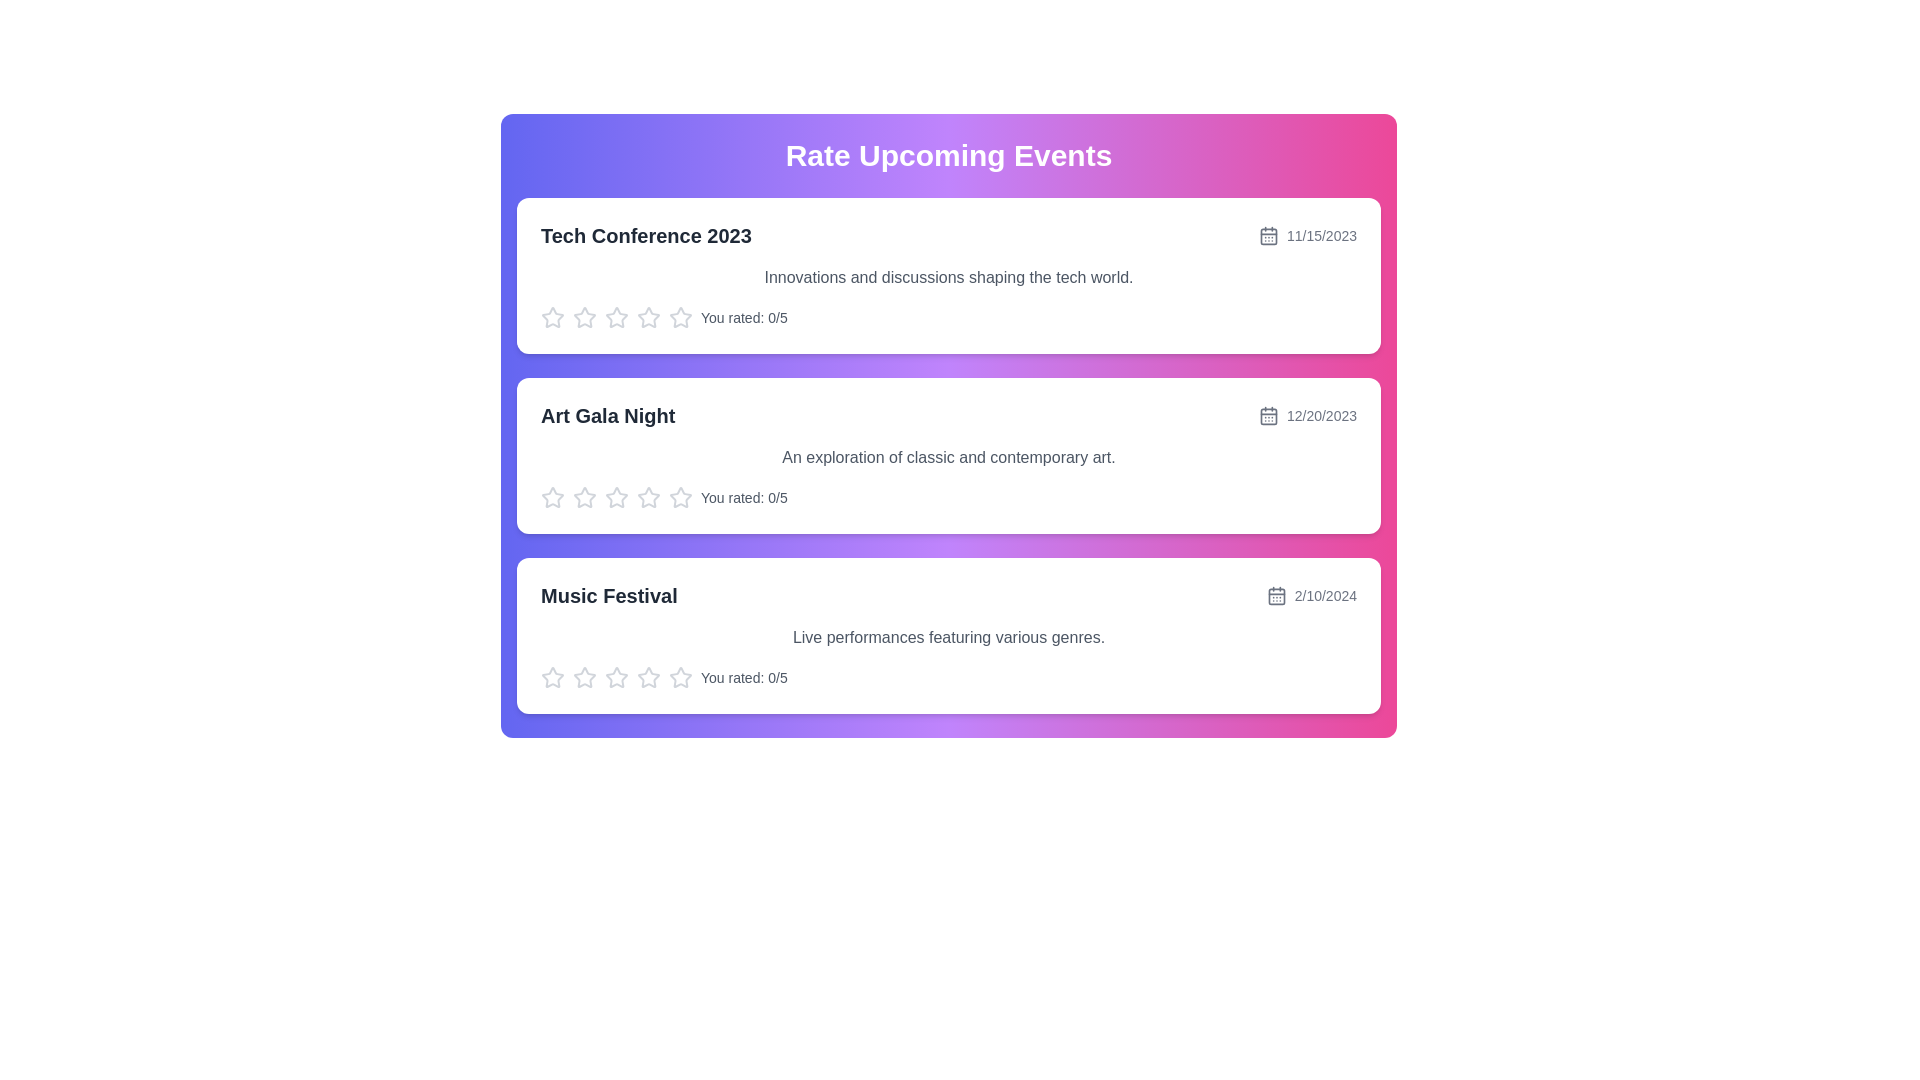 The image size is (1920, 1080). I want to click on the fifth star icon, so click(648, 677).